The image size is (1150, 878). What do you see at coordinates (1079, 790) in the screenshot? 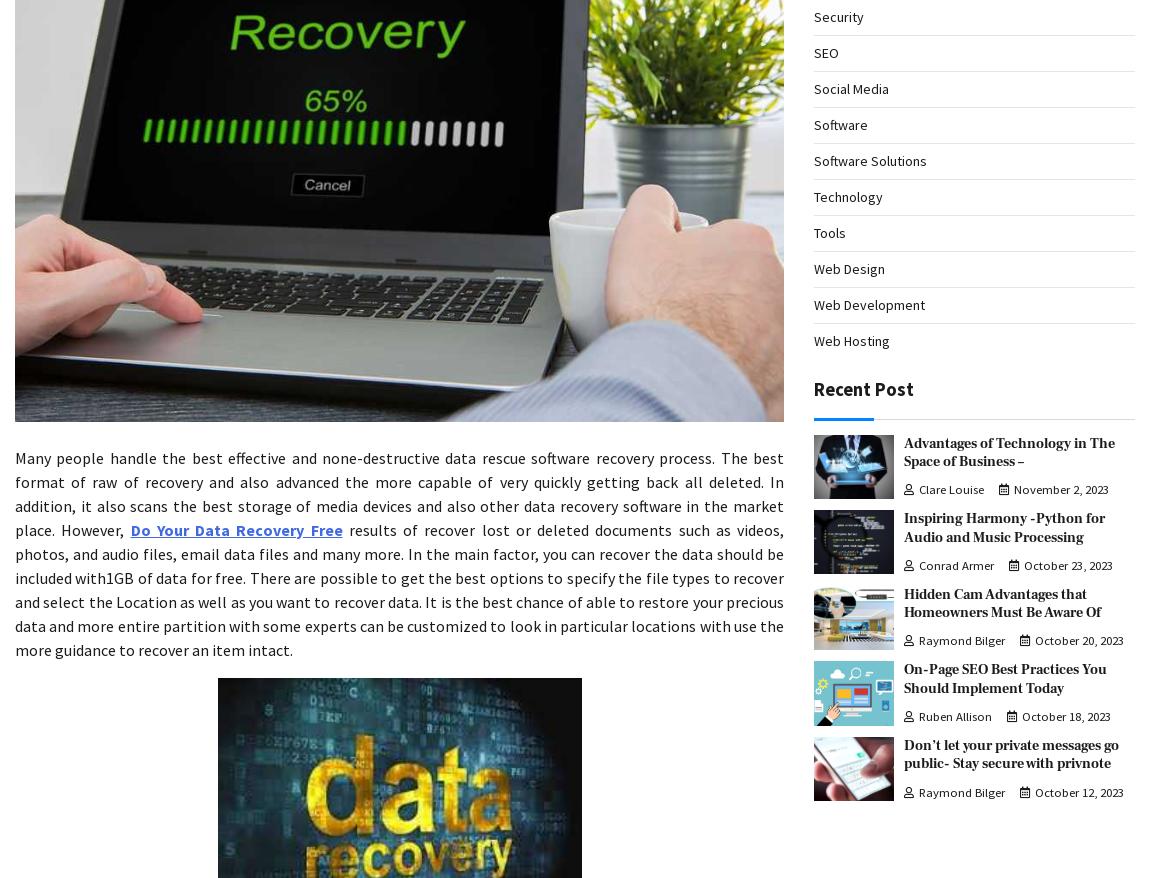
I see `'October 12, 2023'` at bounding box center [1079, 790].